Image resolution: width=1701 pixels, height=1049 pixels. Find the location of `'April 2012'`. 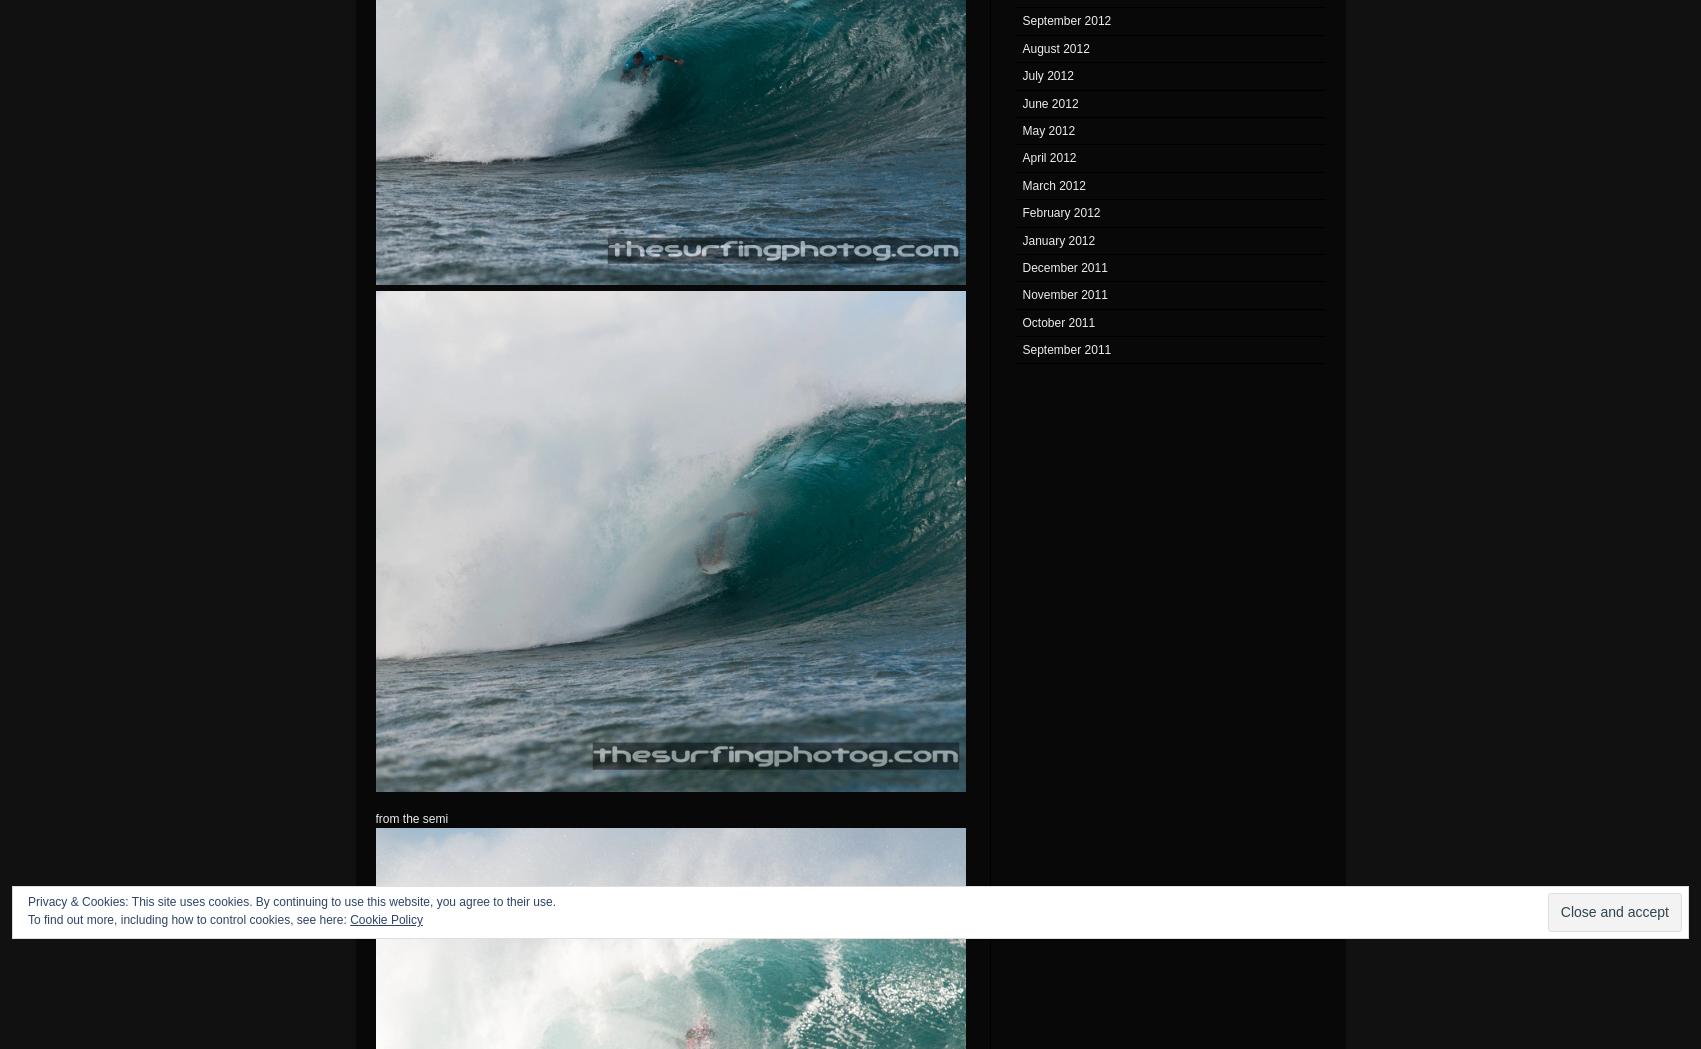

'April 2012' is located at coordinates (1021, 157).